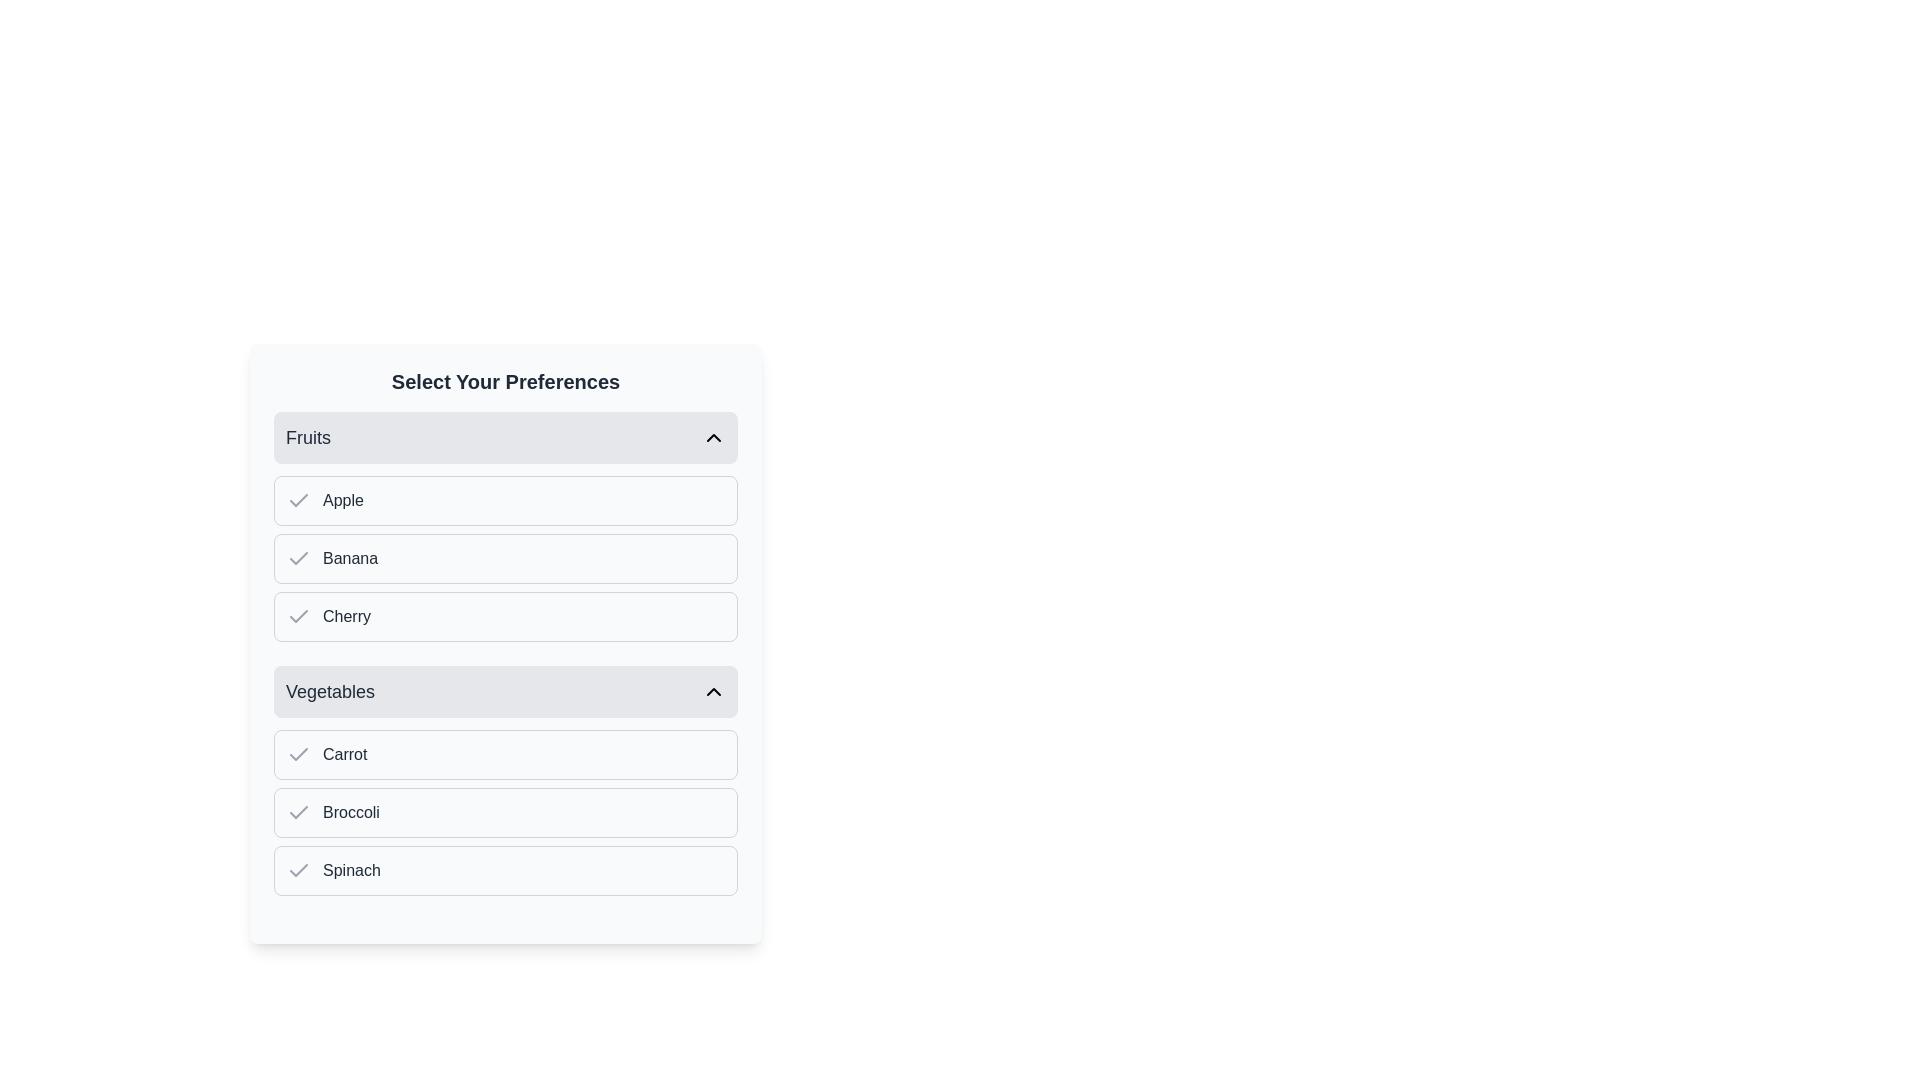 The width and height of the screenshot is (1920, 1080). What do you see at coordinates (297, 870) in the screenshot?
I see `the small, gray checkmark-shaped icon located to the left of the label 'Spinach'` at bounding box center [297, 870].